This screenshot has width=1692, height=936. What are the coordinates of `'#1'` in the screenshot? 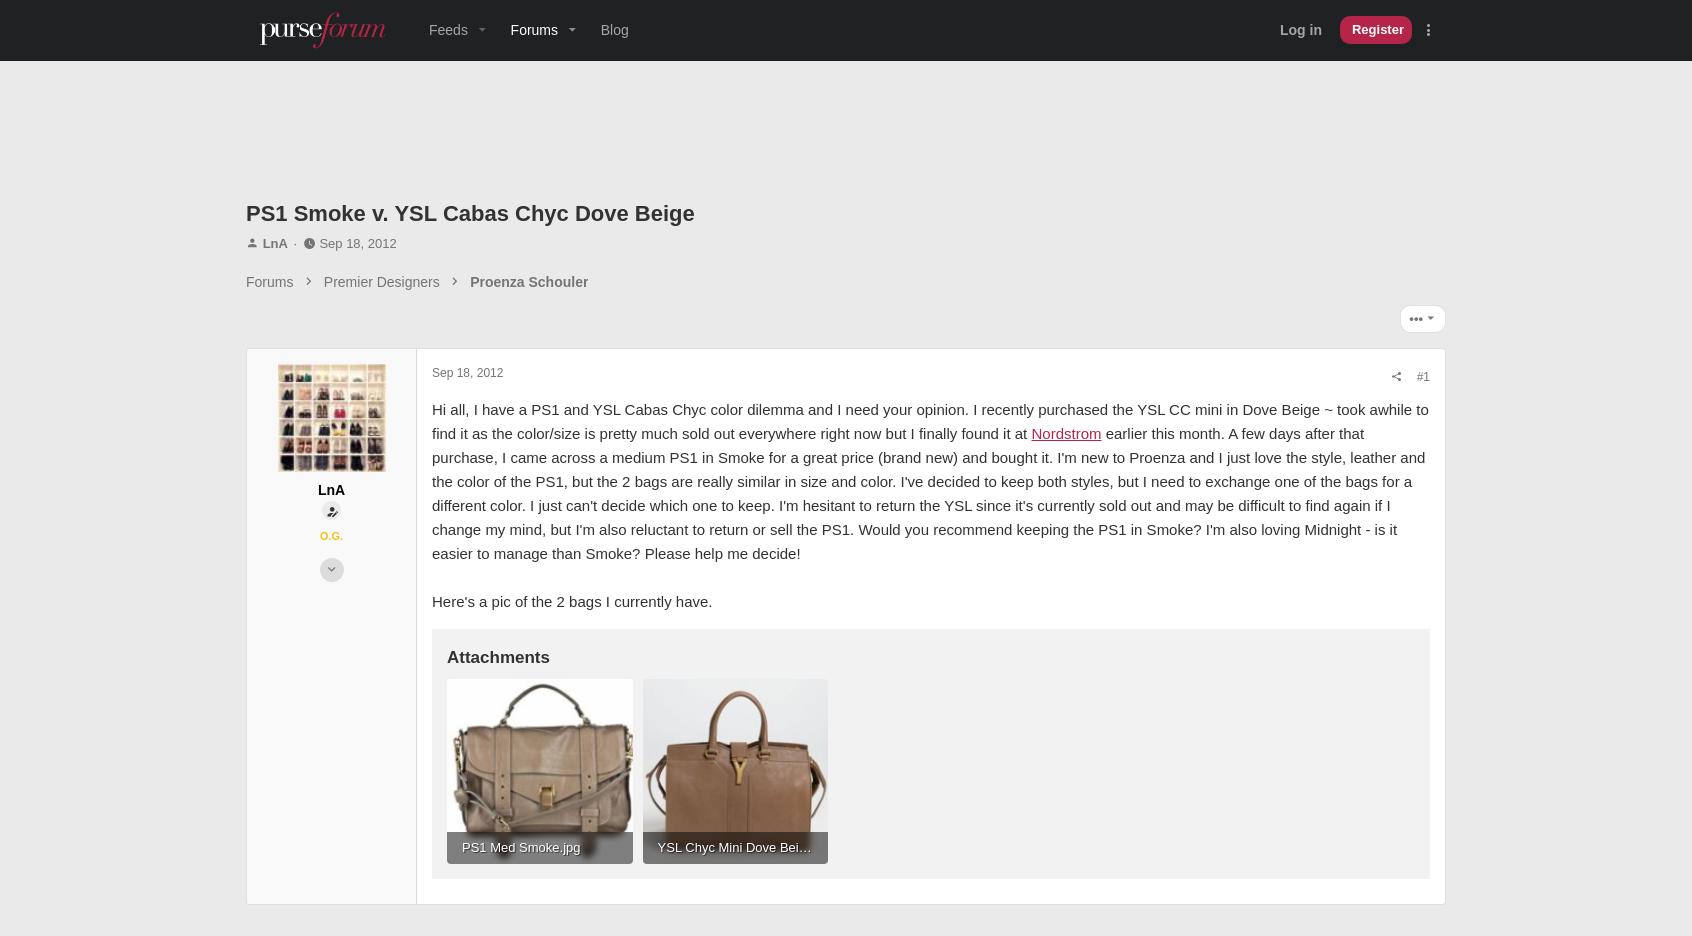 It's located at (1100, 375).